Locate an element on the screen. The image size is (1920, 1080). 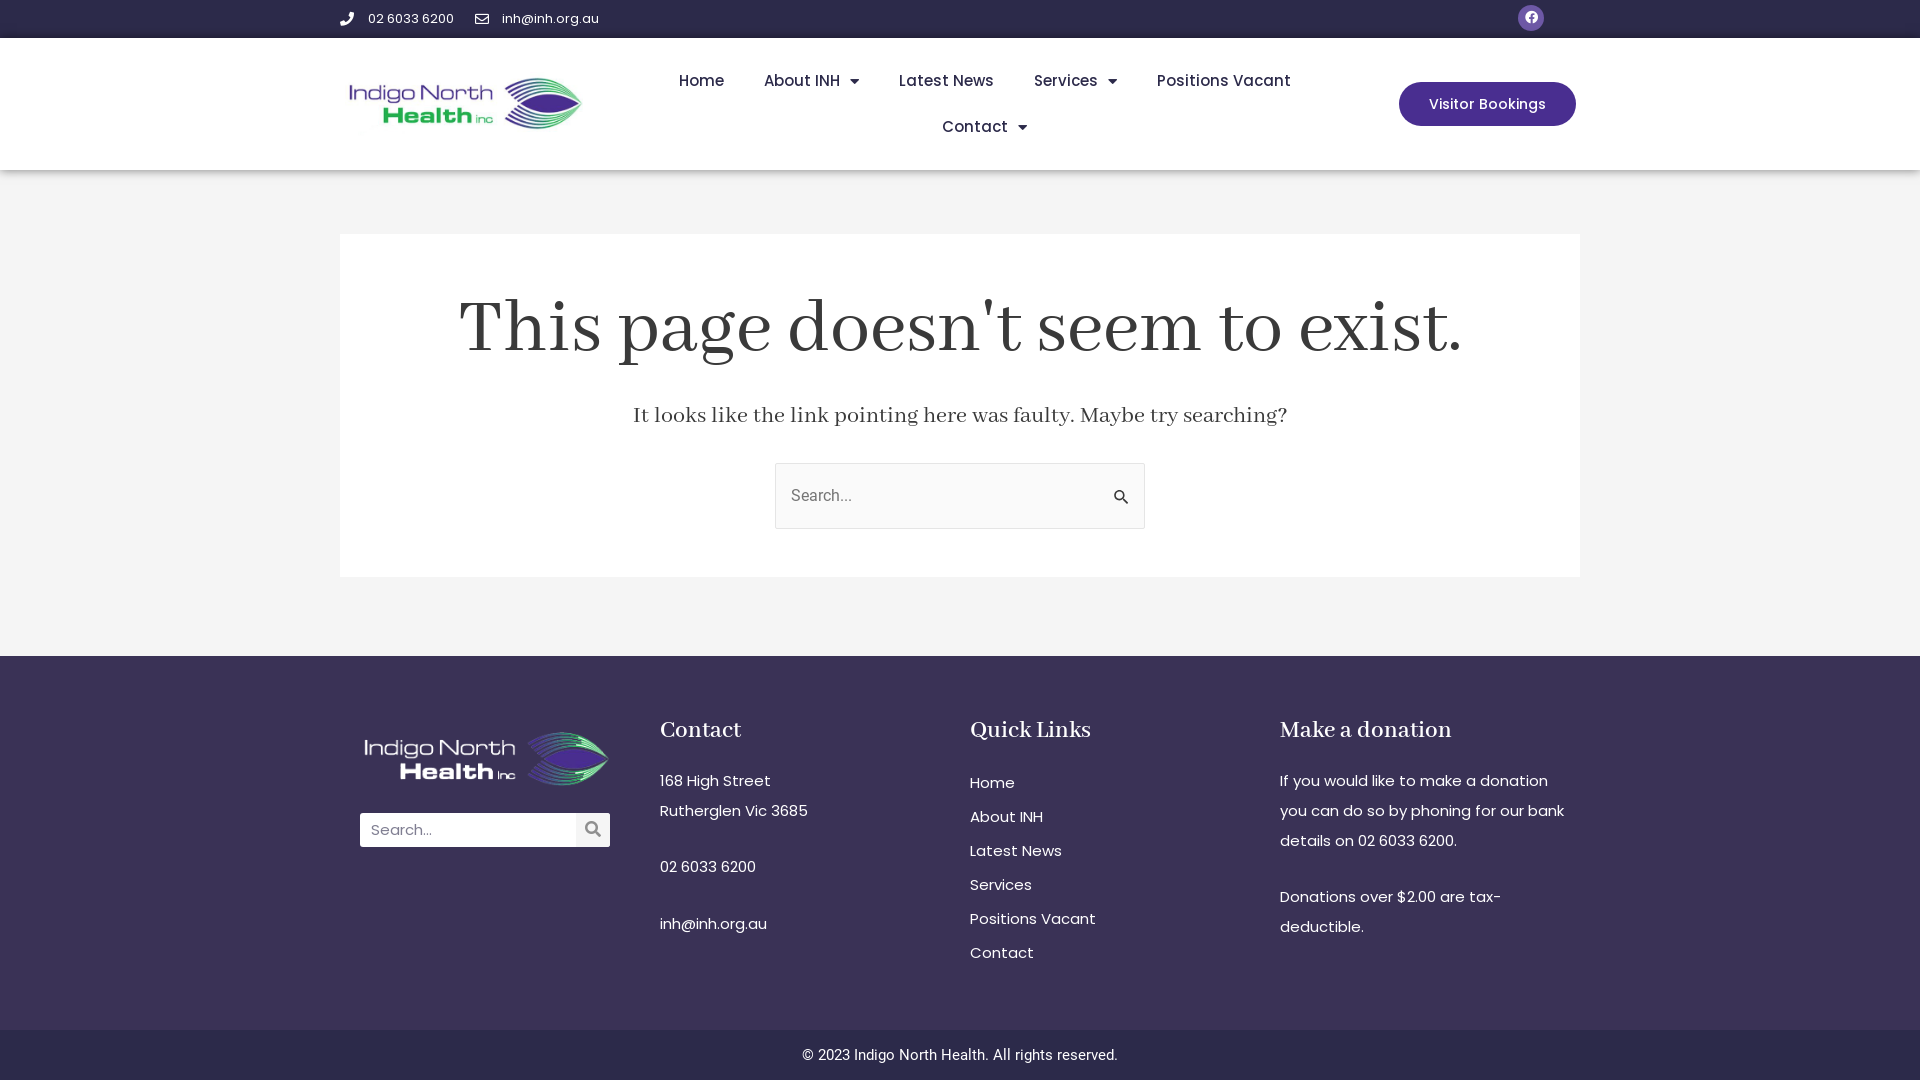
'Home' is located at coordinates (658, 80).